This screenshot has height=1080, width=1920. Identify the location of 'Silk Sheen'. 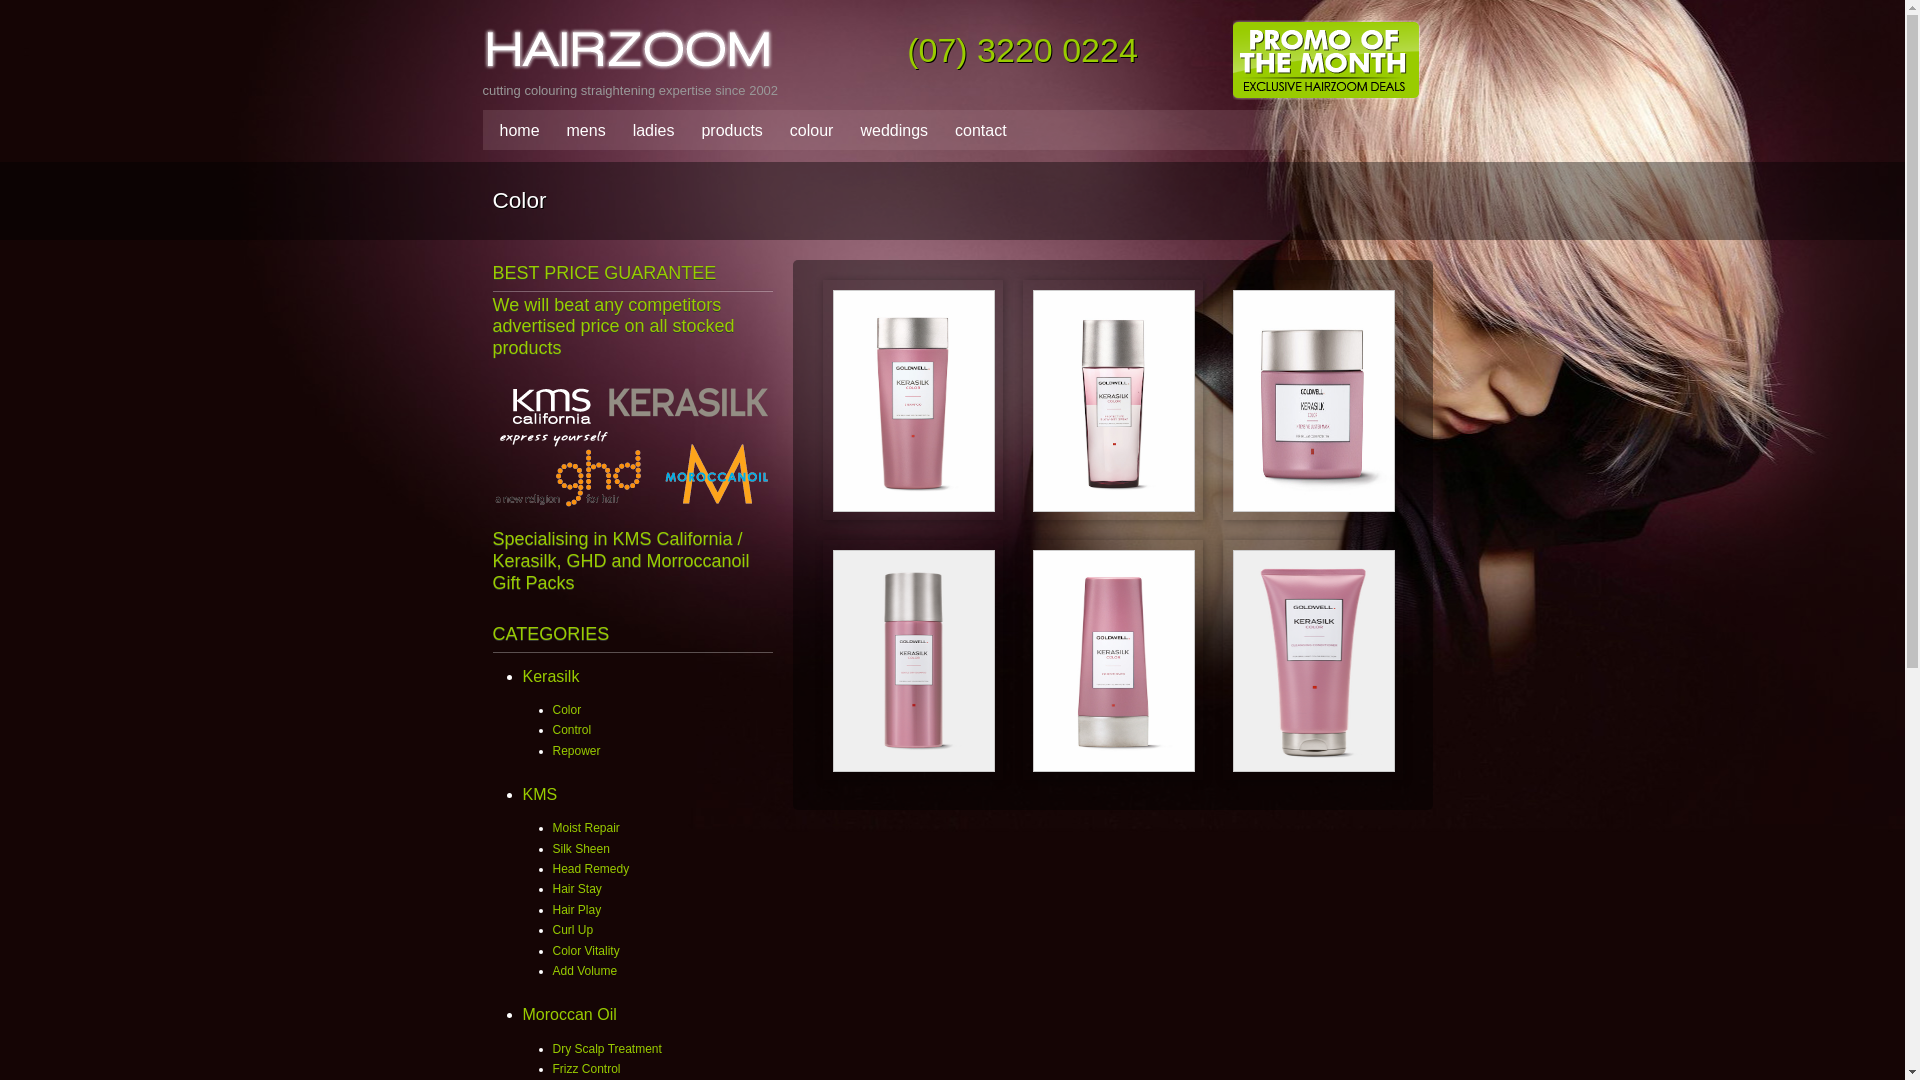
(579, 848).